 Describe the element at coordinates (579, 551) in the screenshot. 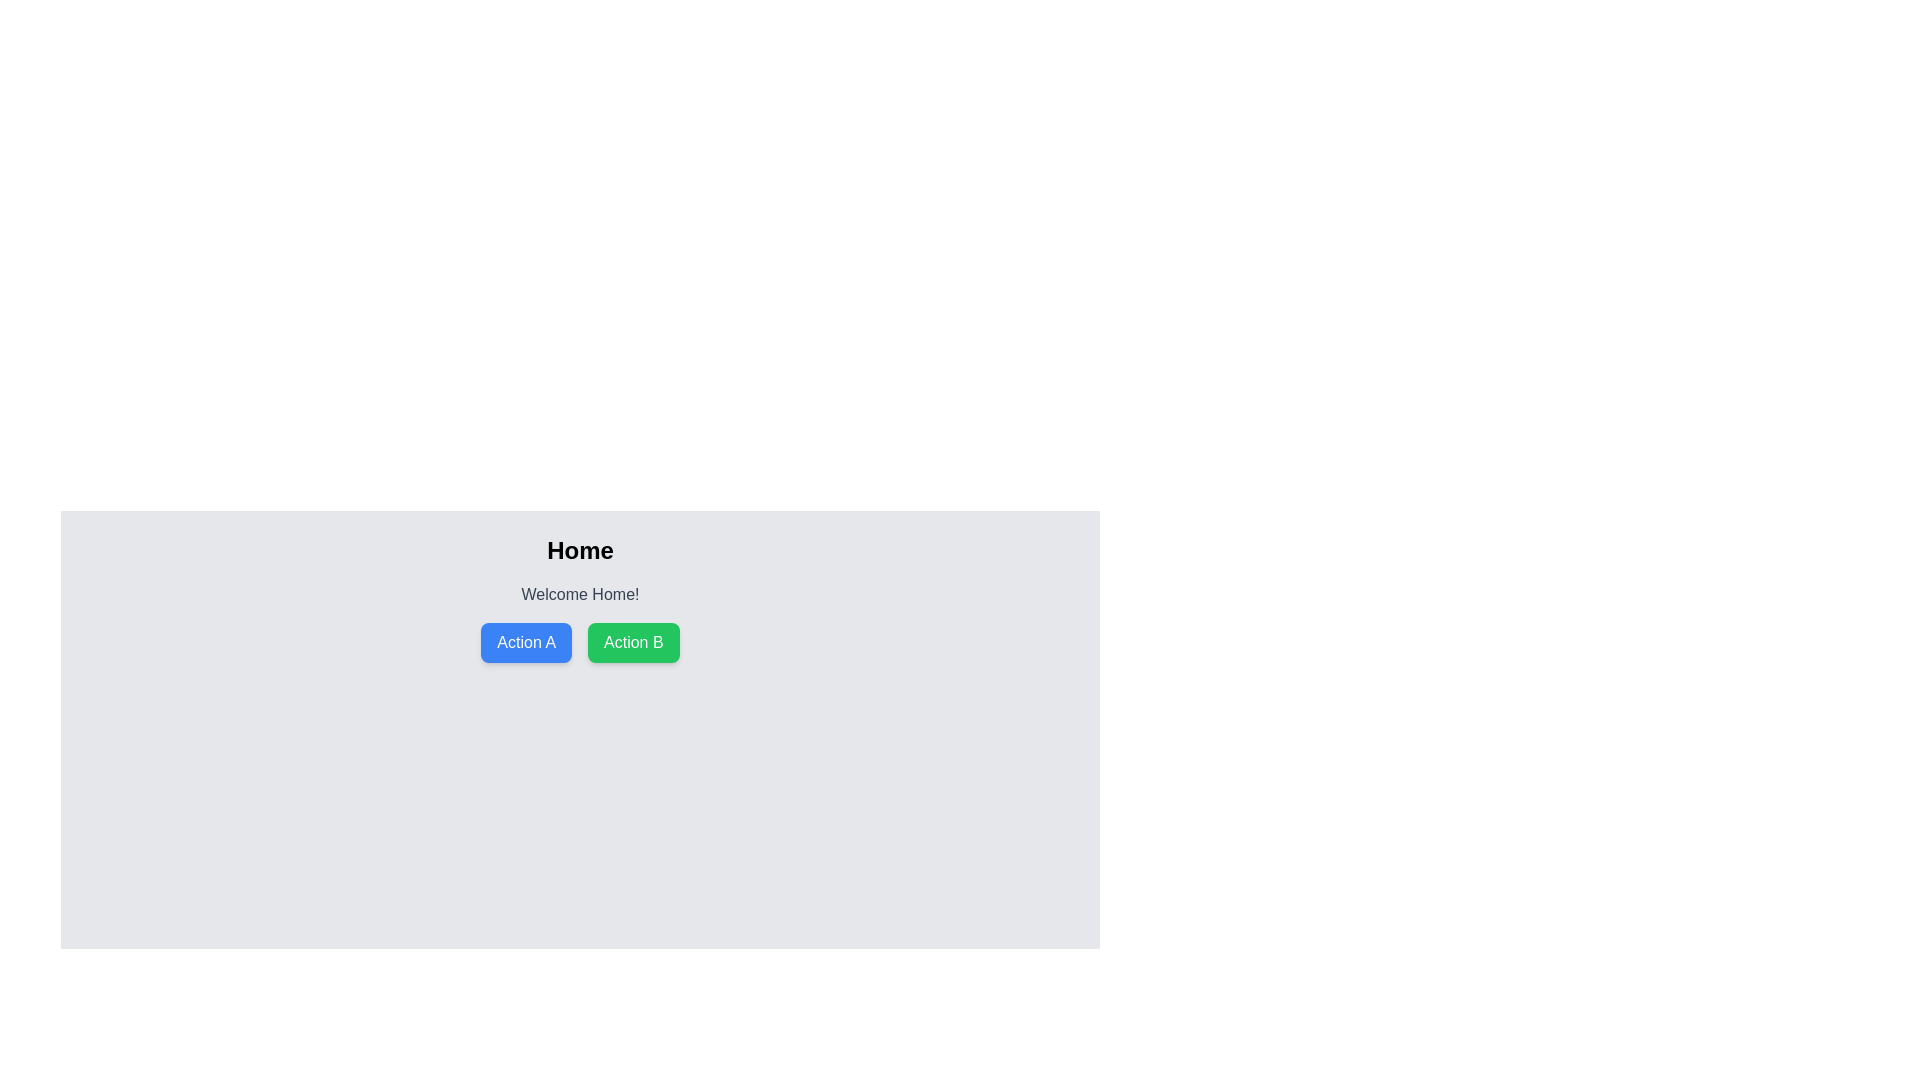

I see `the heading element that serves as a title, located centrally above the 'Welcome Home!' text` at that location.